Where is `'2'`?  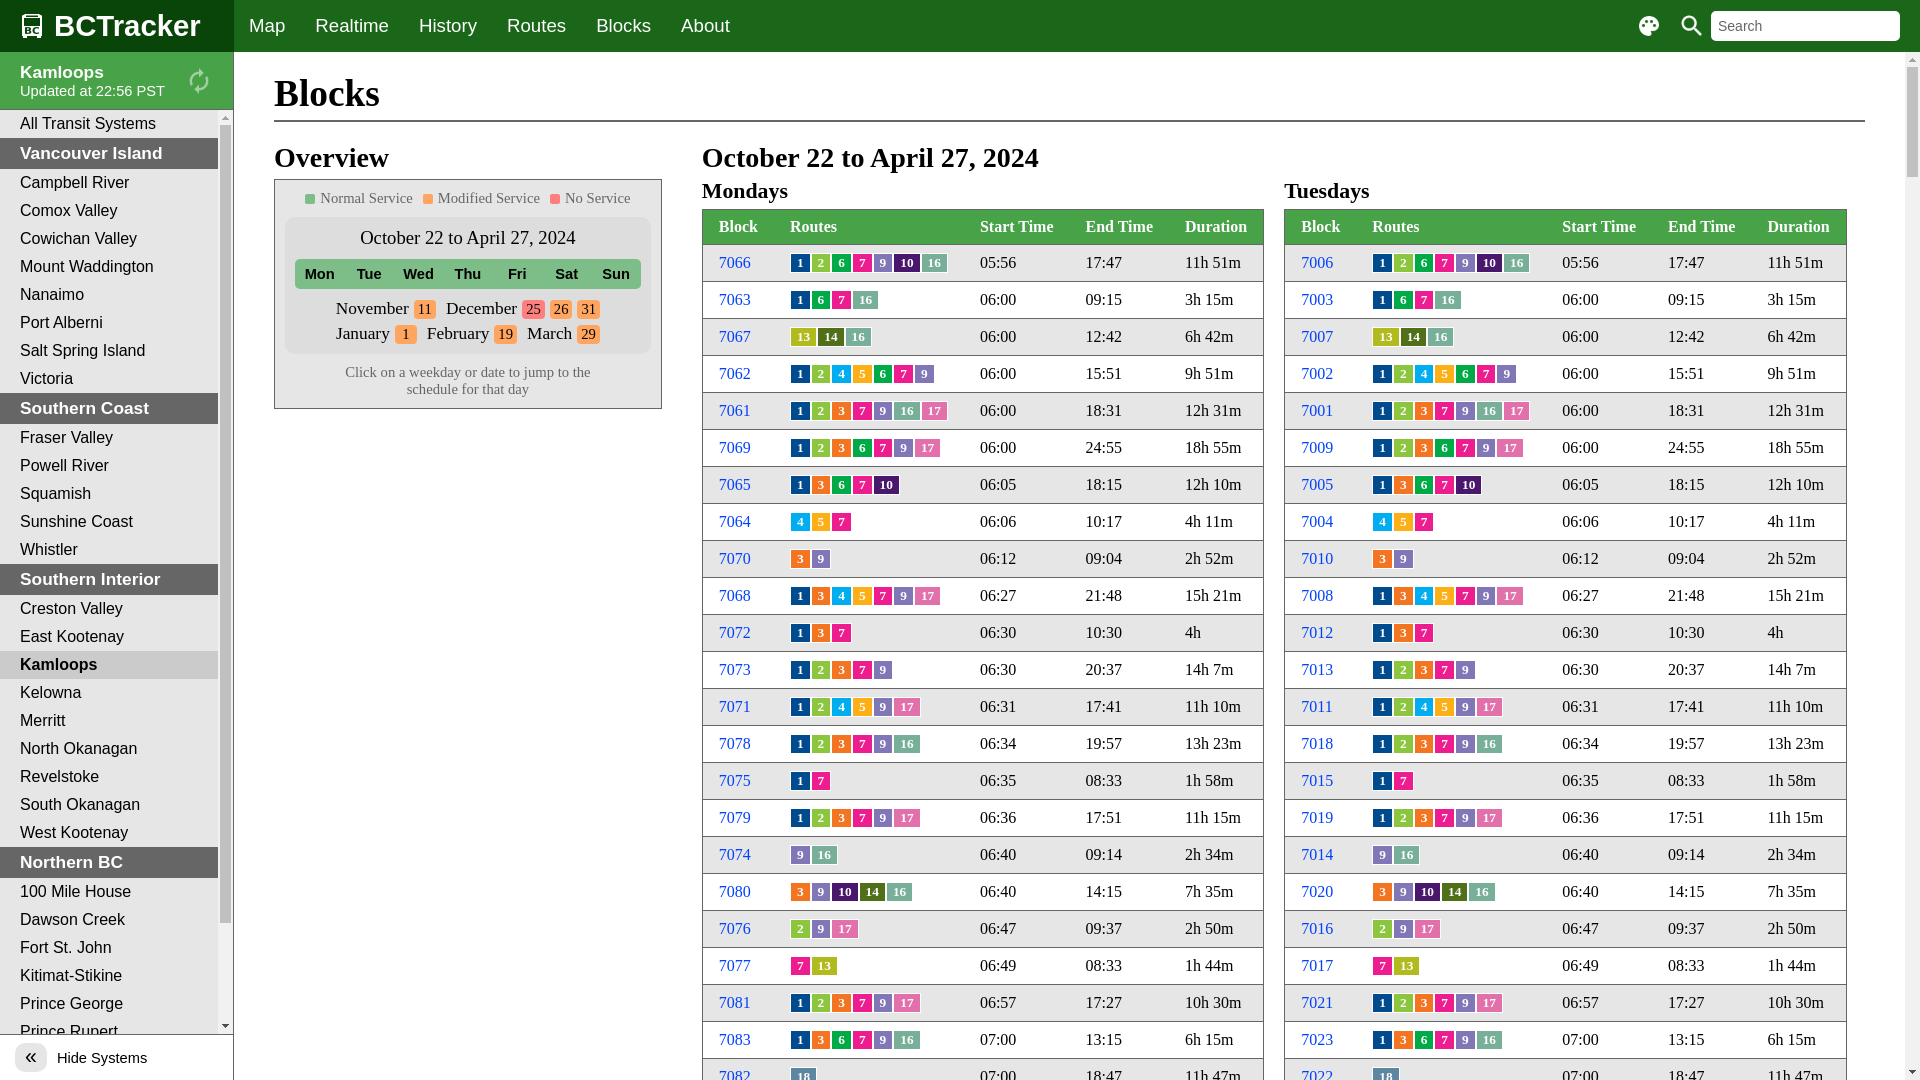
'2' is located at coordinates (821, 1002).